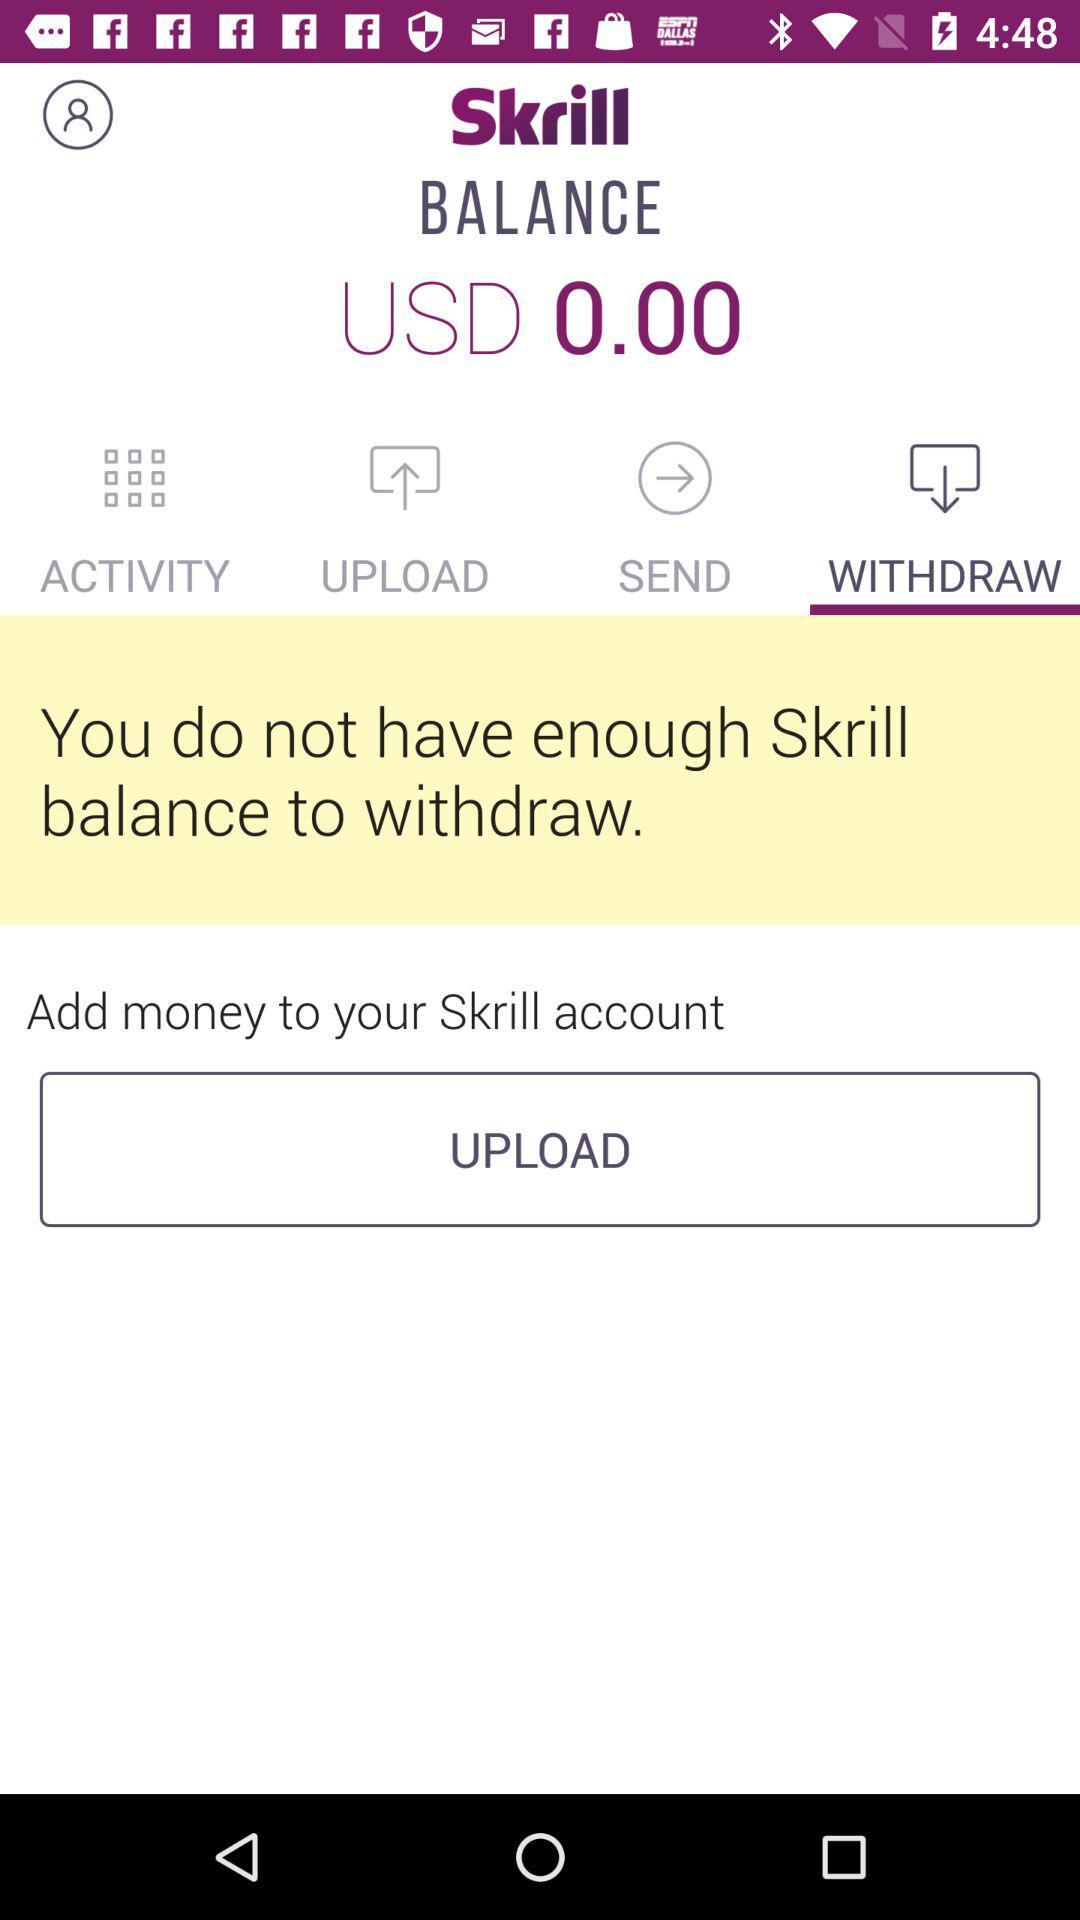 This screenshot has height=1920, width=1080. What do you see at coordinates (675, 477) in the screenshot?
I see `go back` at bounding box center [675, 477].